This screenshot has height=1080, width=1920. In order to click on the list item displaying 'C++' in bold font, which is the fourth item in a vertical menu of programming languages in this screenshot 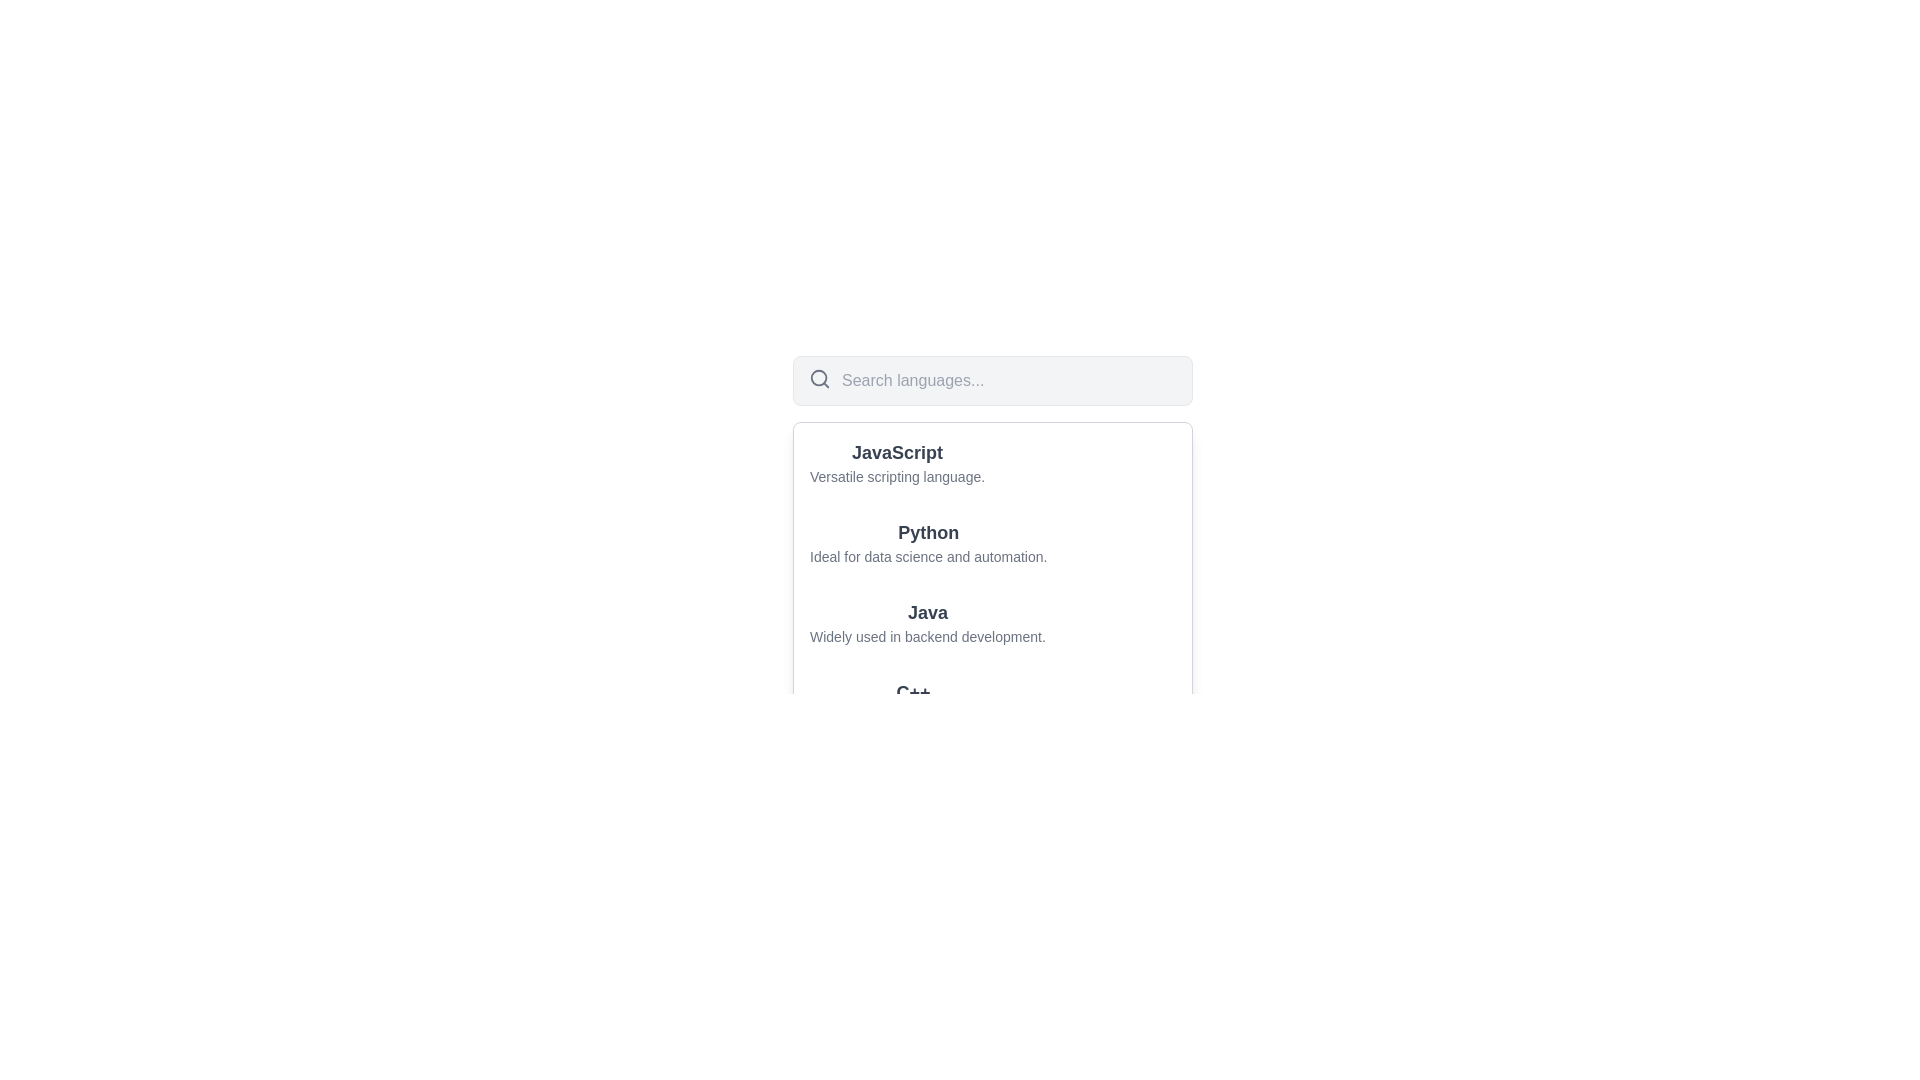, I will do `click(993, 701)`.